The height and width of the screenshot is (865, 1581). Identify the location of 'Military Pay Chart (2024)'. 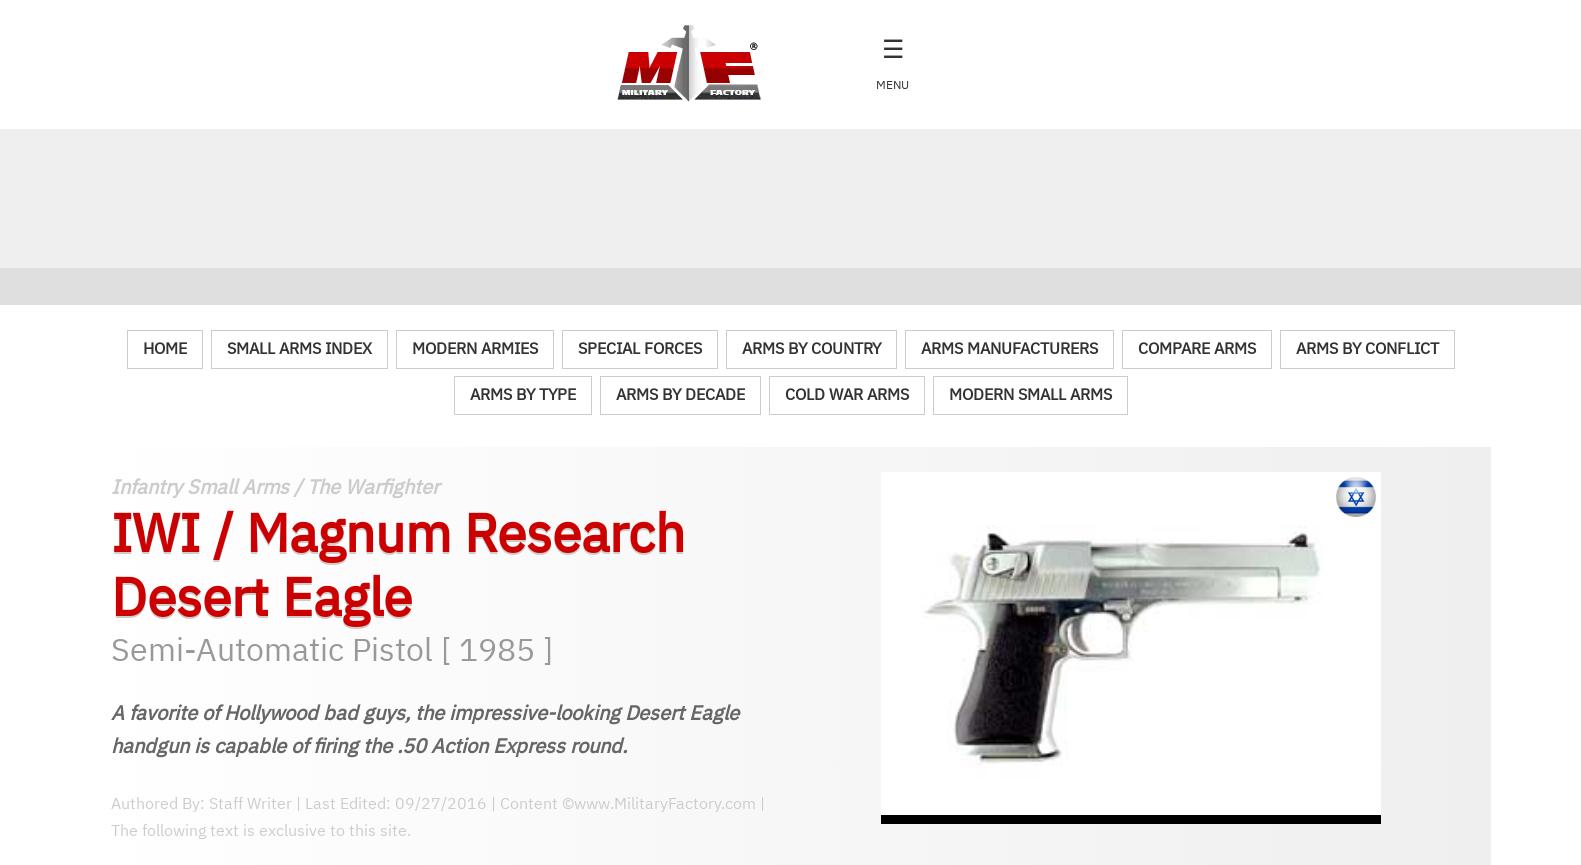
(45, 751).